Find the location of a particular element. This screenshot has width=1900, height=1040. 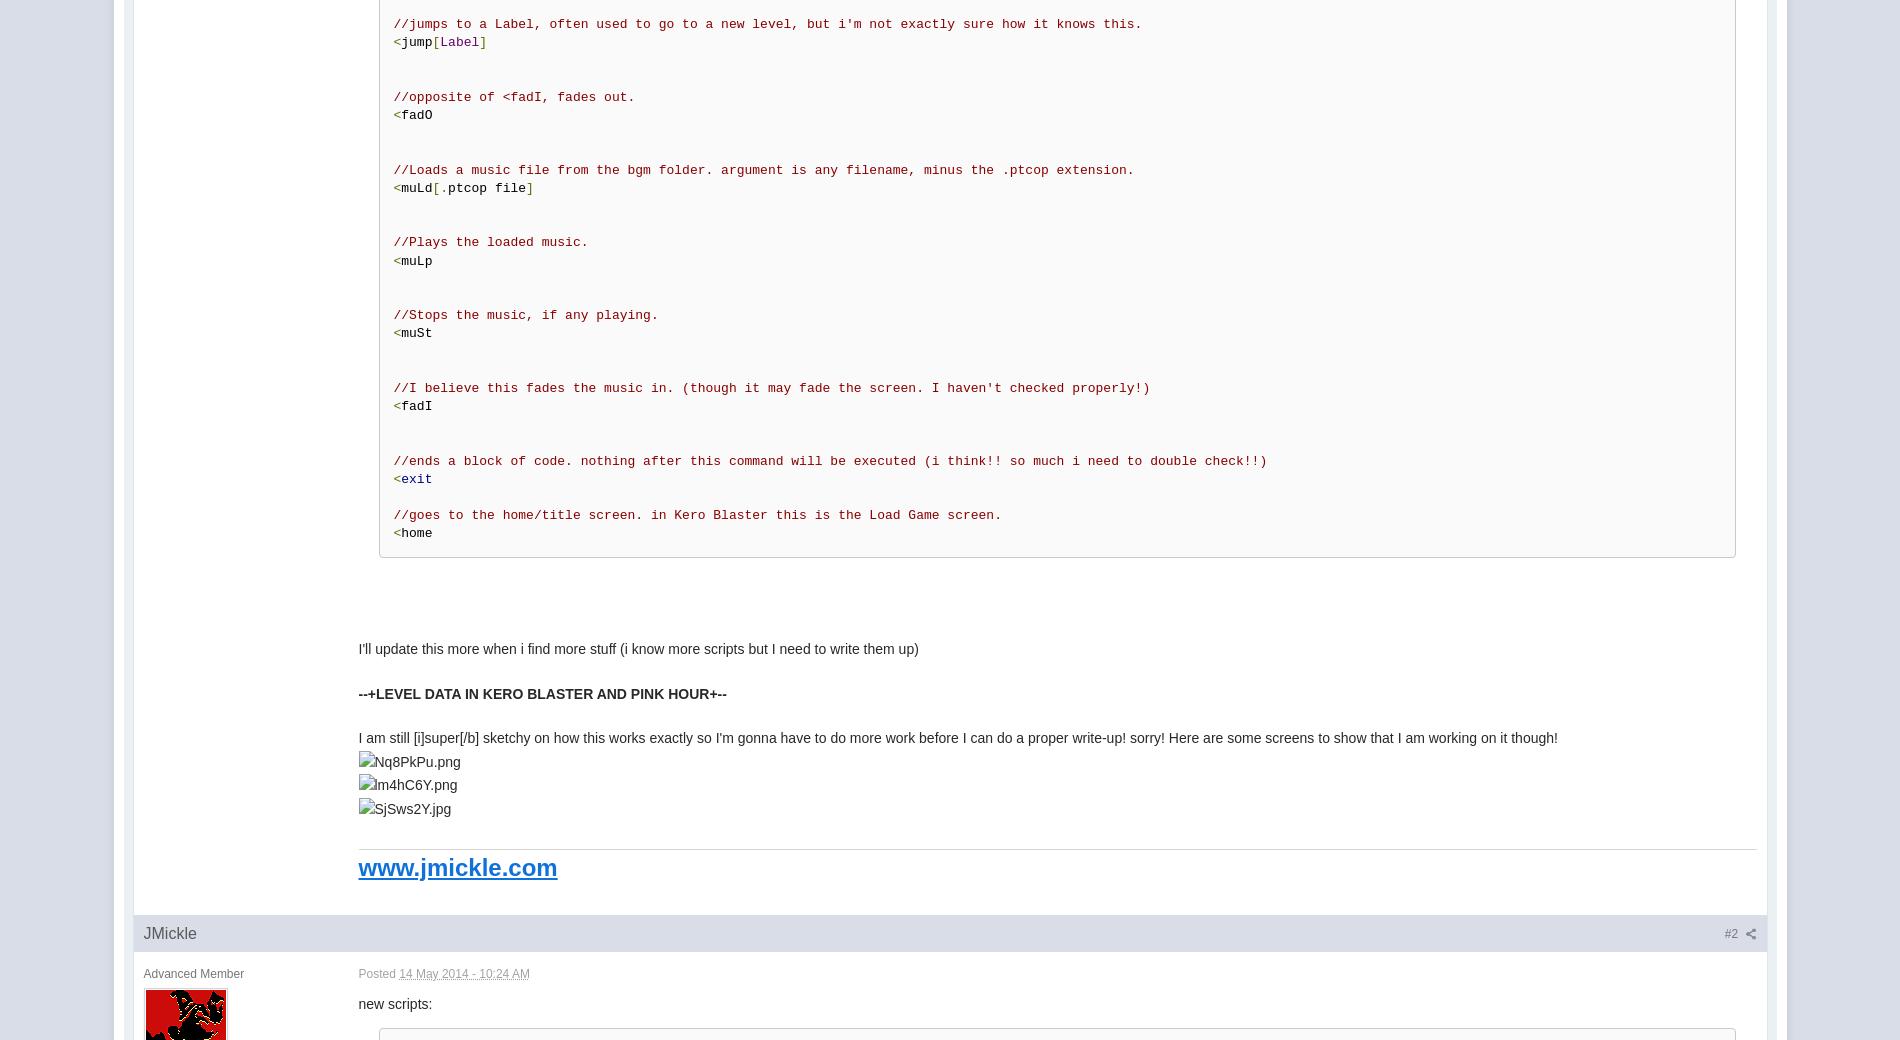

'#2' is located at coordinates (1731, 934).